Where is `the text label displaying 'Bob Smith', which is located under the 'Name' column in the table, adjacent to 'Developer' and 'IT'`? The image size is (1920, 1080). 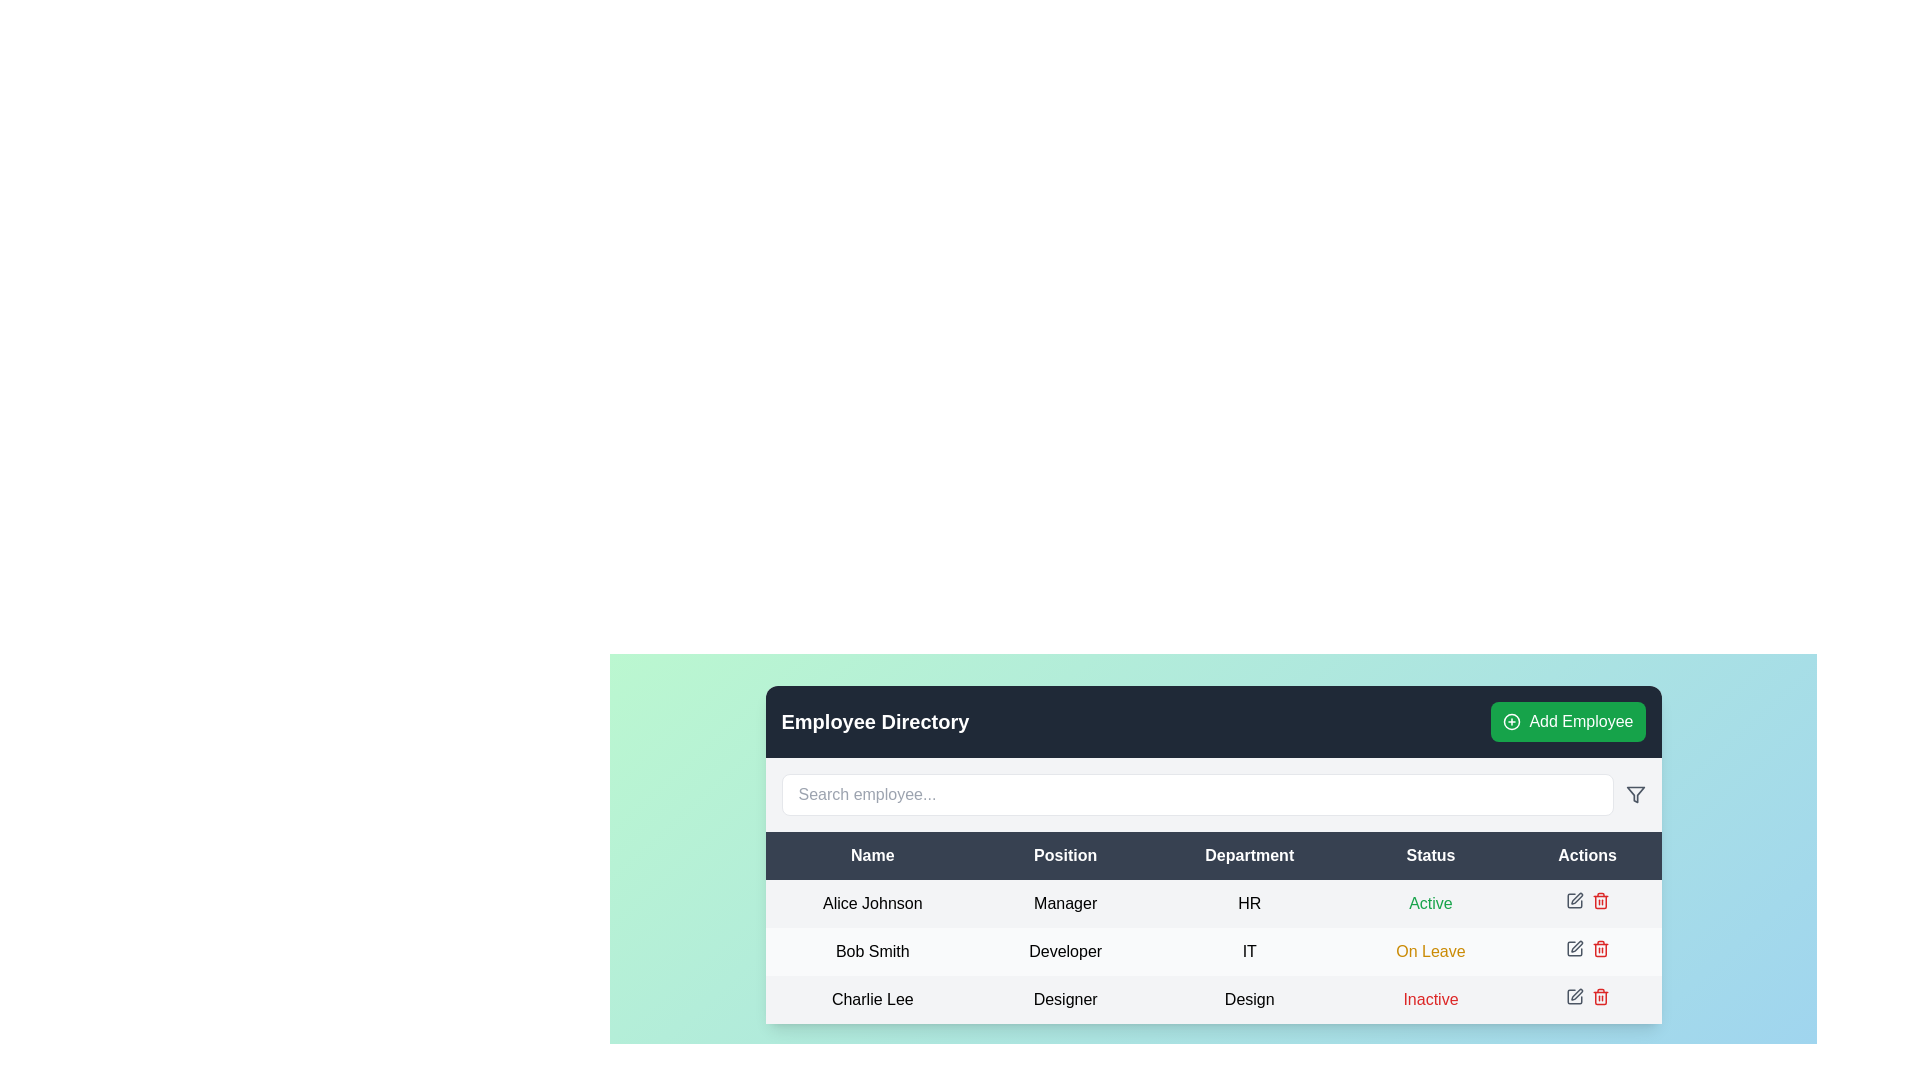
the text label displaying 'Bob Smith', which is located under the 'Name' column in the table, adjacent to 'Developer' and 'IT' is located at coordinates (872, 951).